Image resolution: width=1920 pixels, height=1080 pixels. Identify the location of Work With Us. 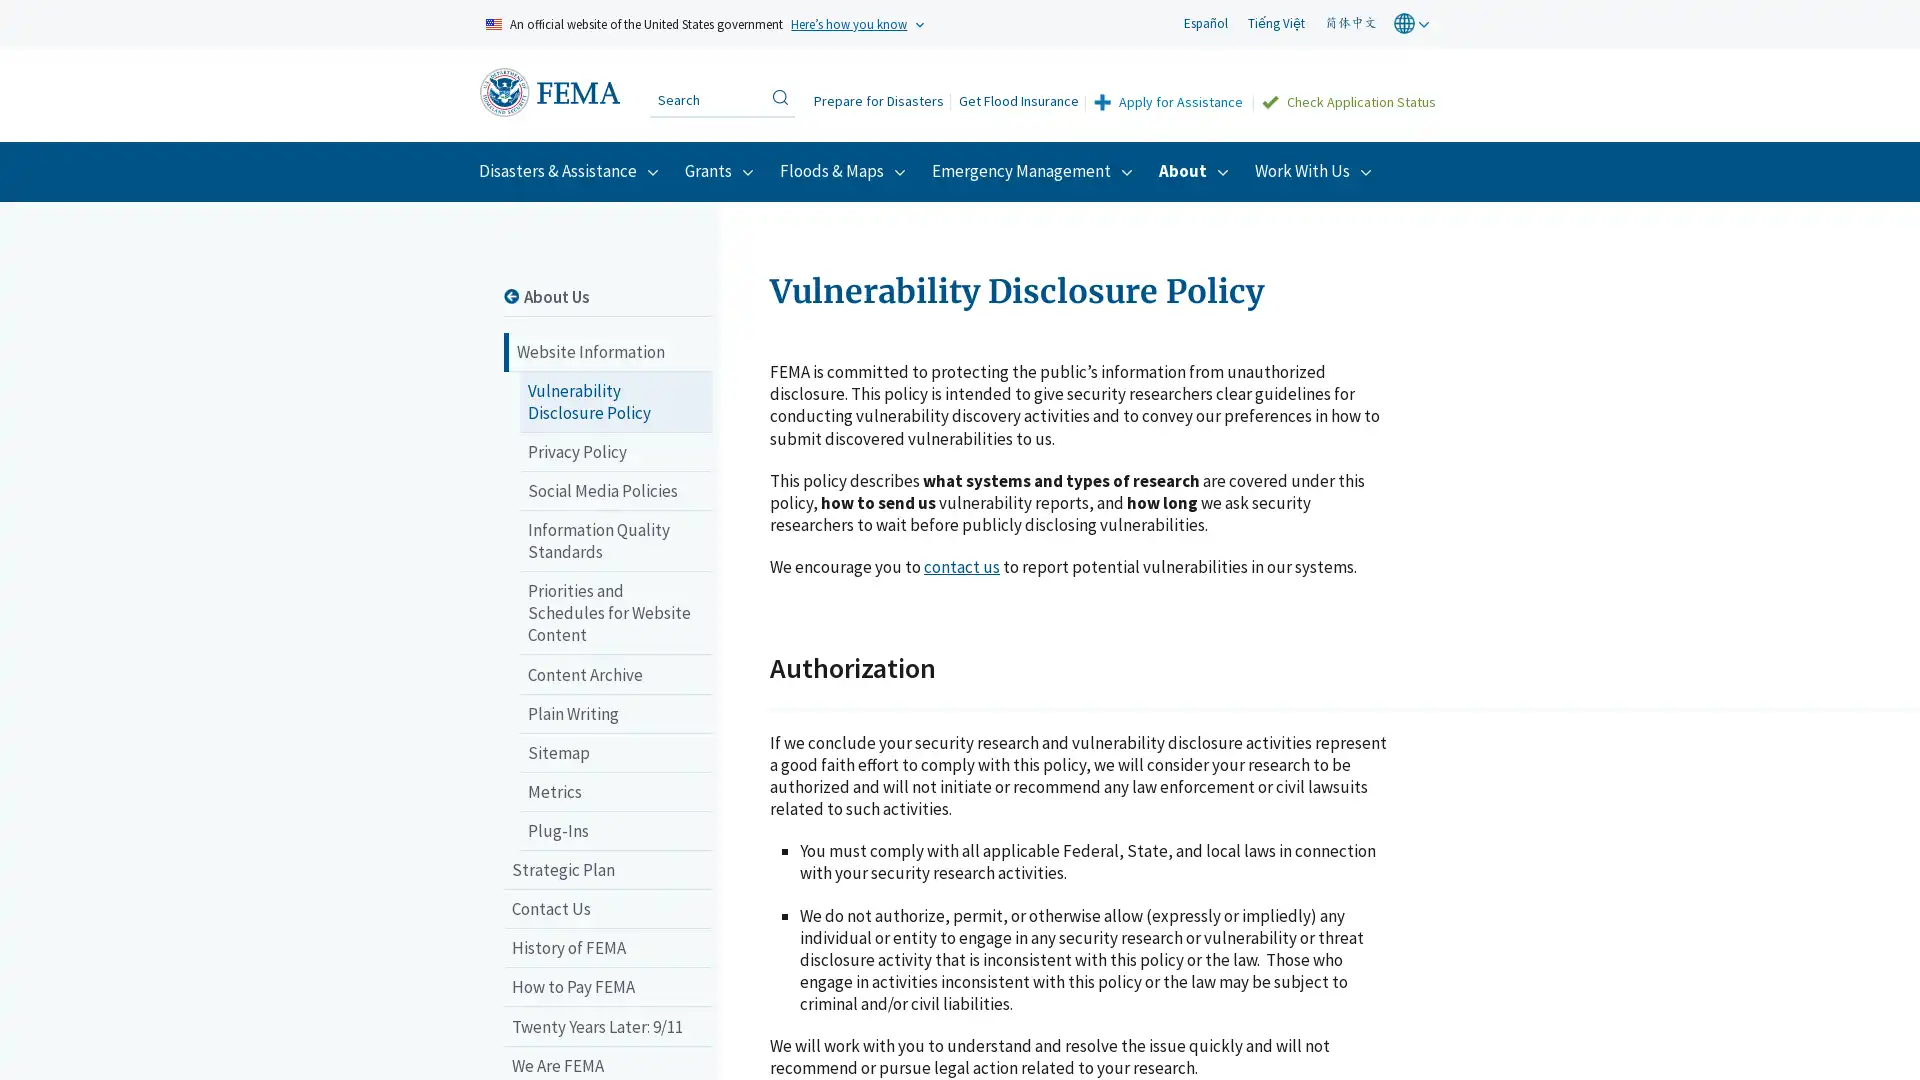
(1316, 169).